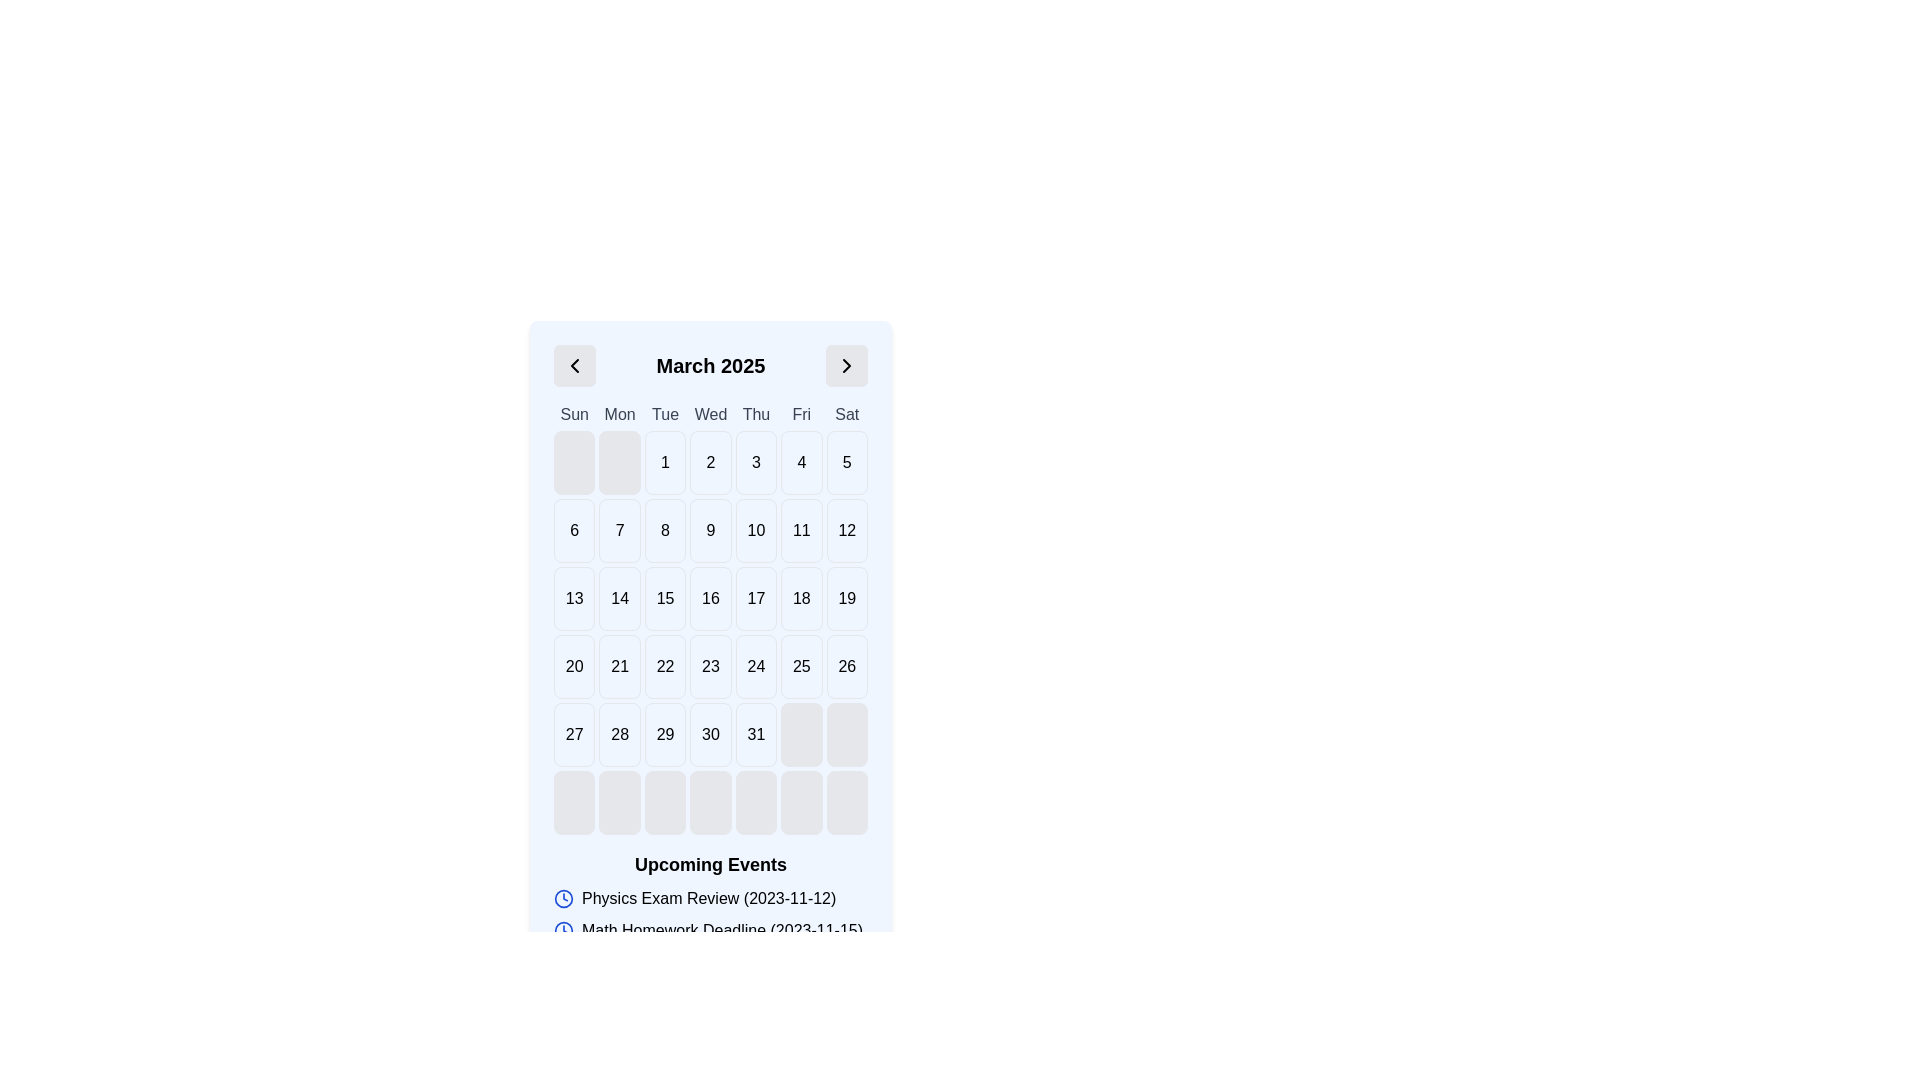  What do you see at coordinates (574, 366) in the screenshot?
I see `the navigation button located at the far left of the calendar interface` at bounding box center [574, 366].